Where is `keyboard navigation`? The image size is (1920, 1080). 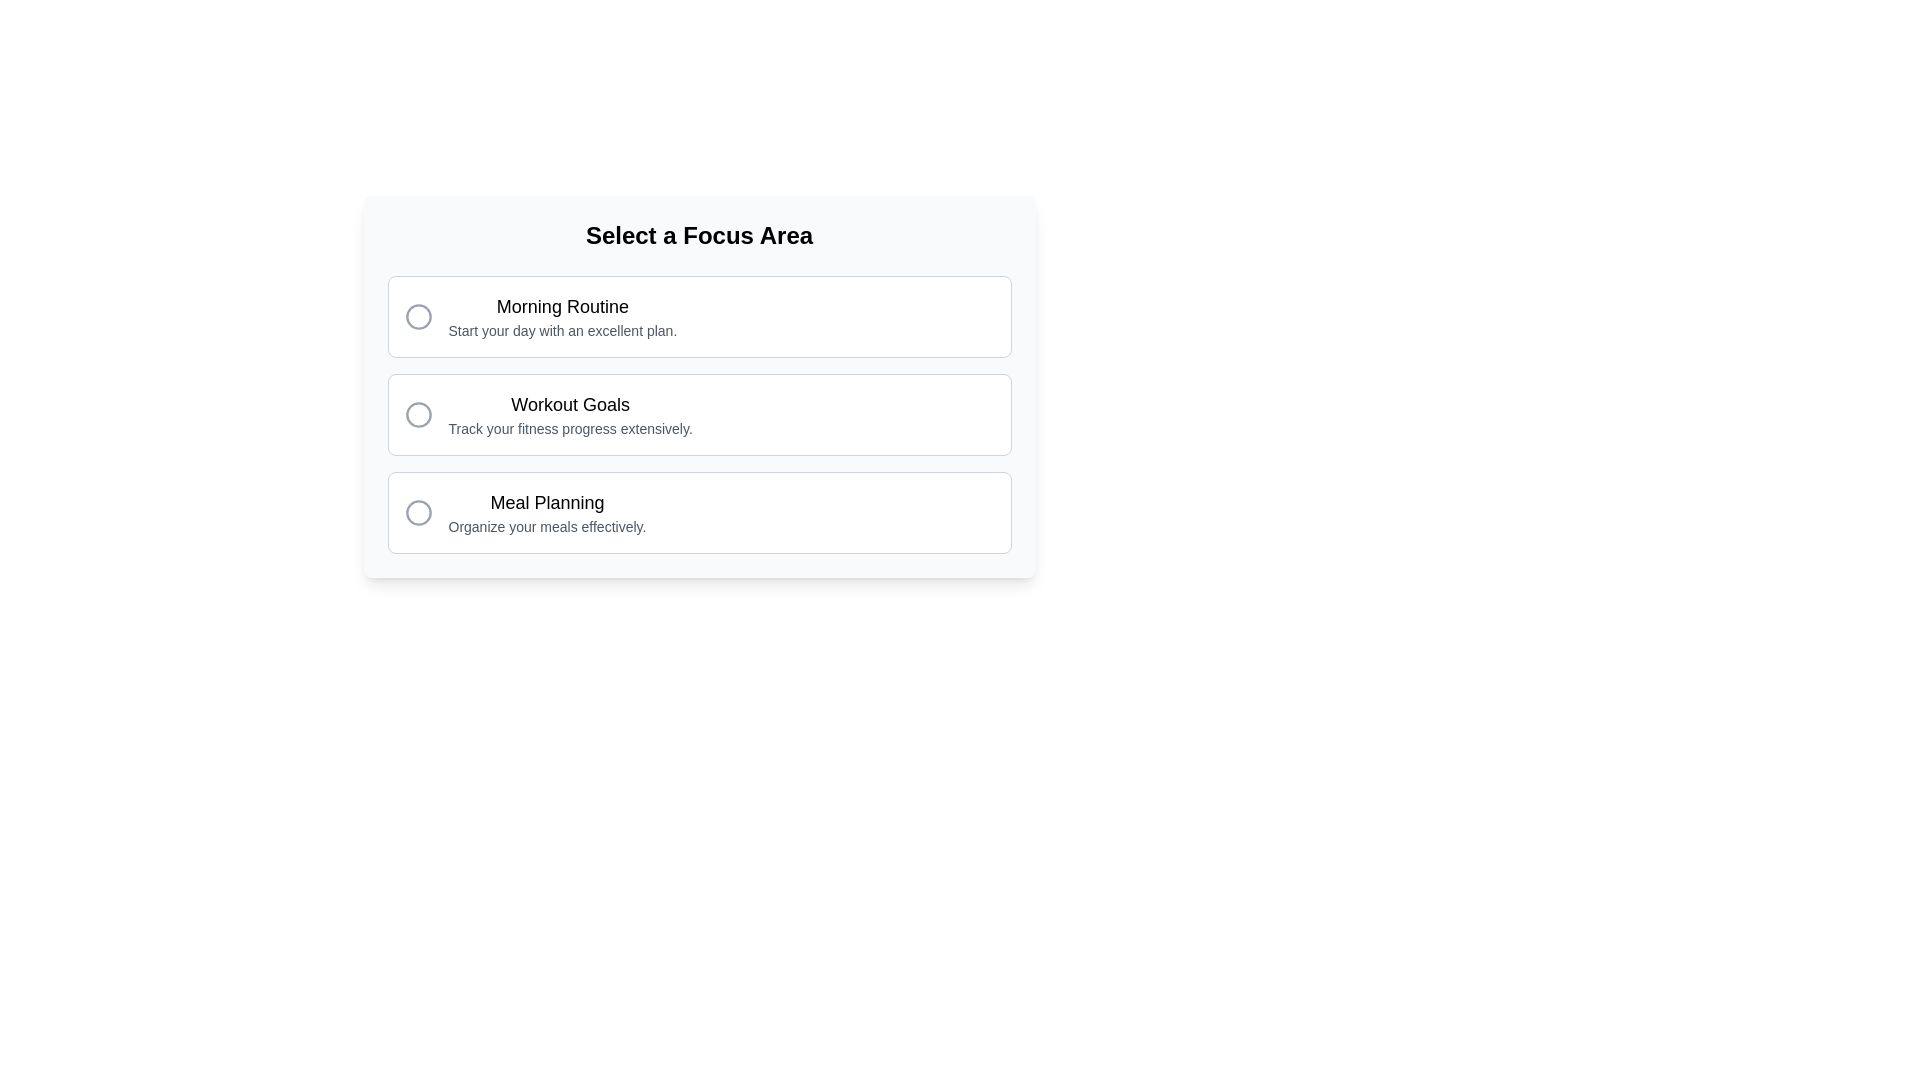 keyboard navigation is located at coordinates (699, 512).